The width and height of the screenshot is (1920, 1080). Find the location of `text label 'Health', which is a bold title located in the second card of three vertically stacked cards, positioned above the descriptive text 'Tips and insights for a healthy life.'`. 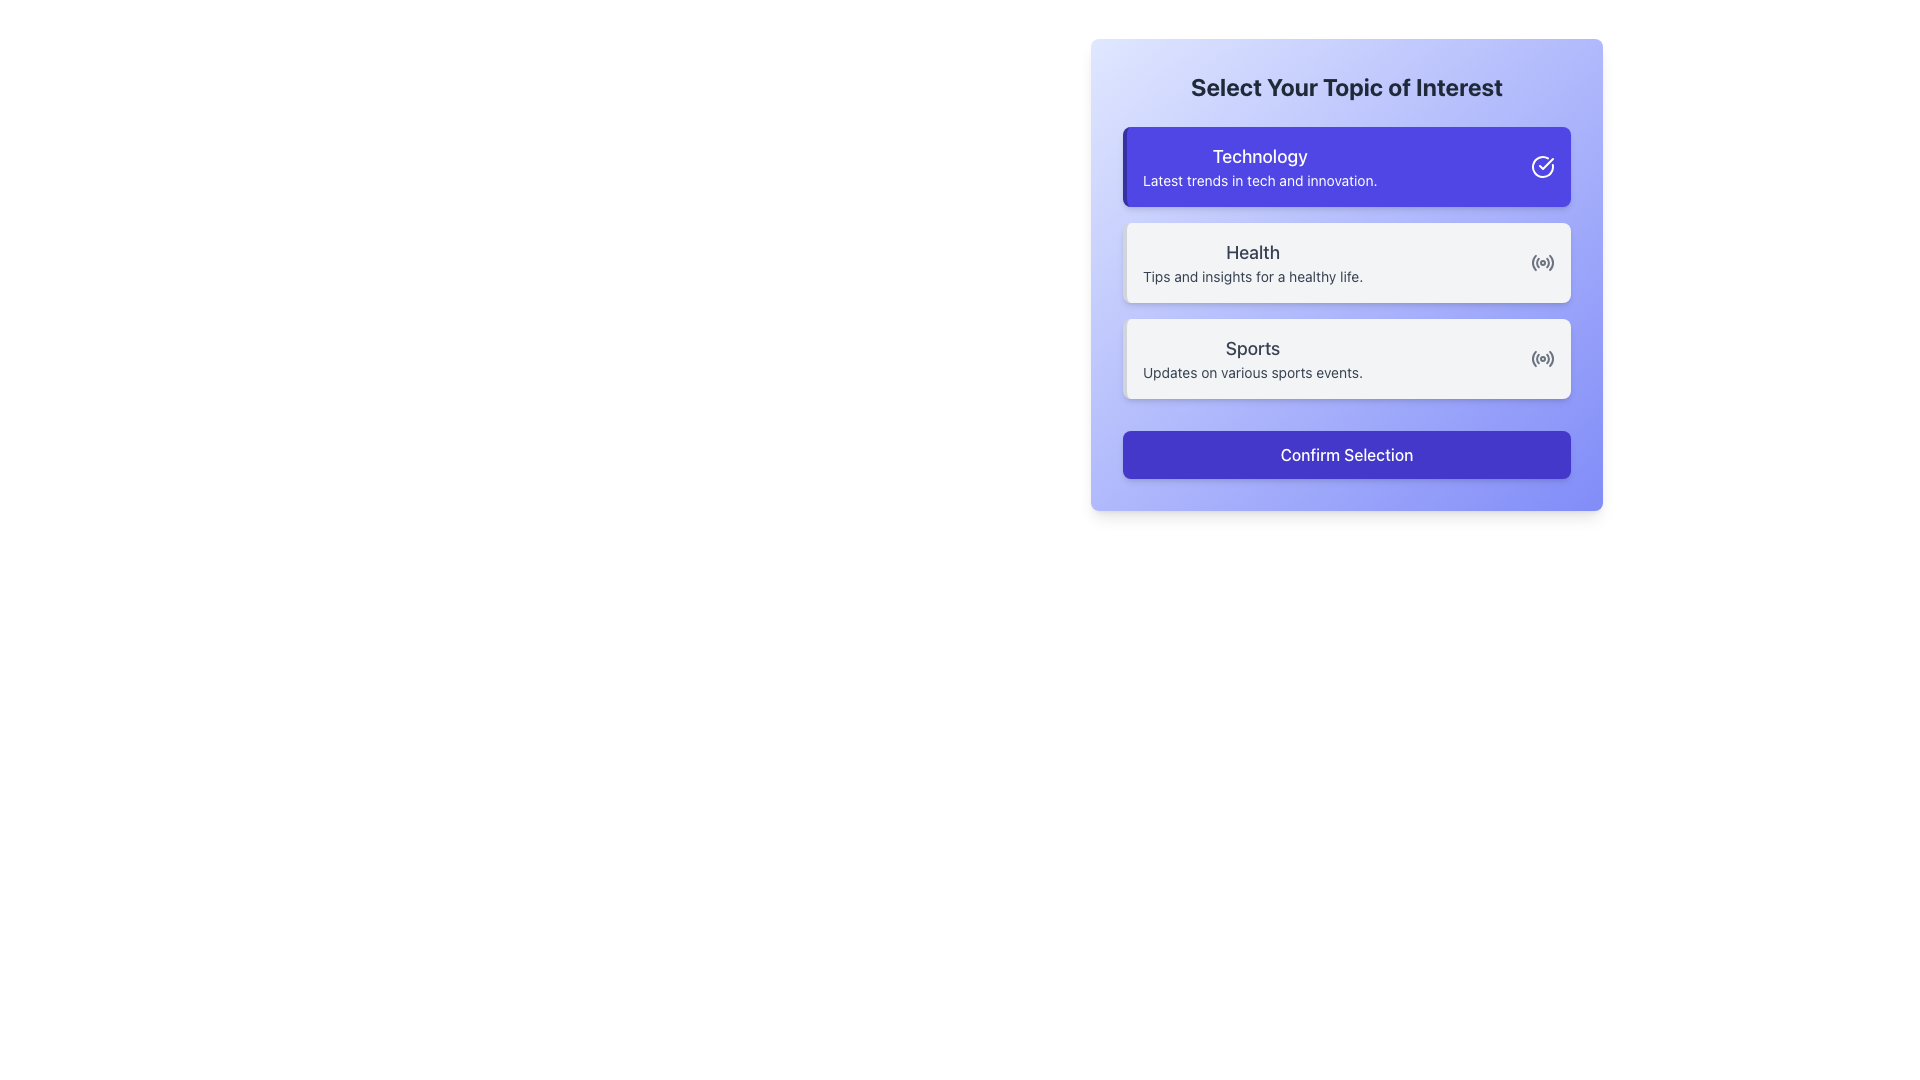

text label 'Health', which is a bold title located in the second card of three vertically stacked cards, positioned above the descriptive text 'Tips and insights for a healthy life.' is located at coordinates (1252, 252).